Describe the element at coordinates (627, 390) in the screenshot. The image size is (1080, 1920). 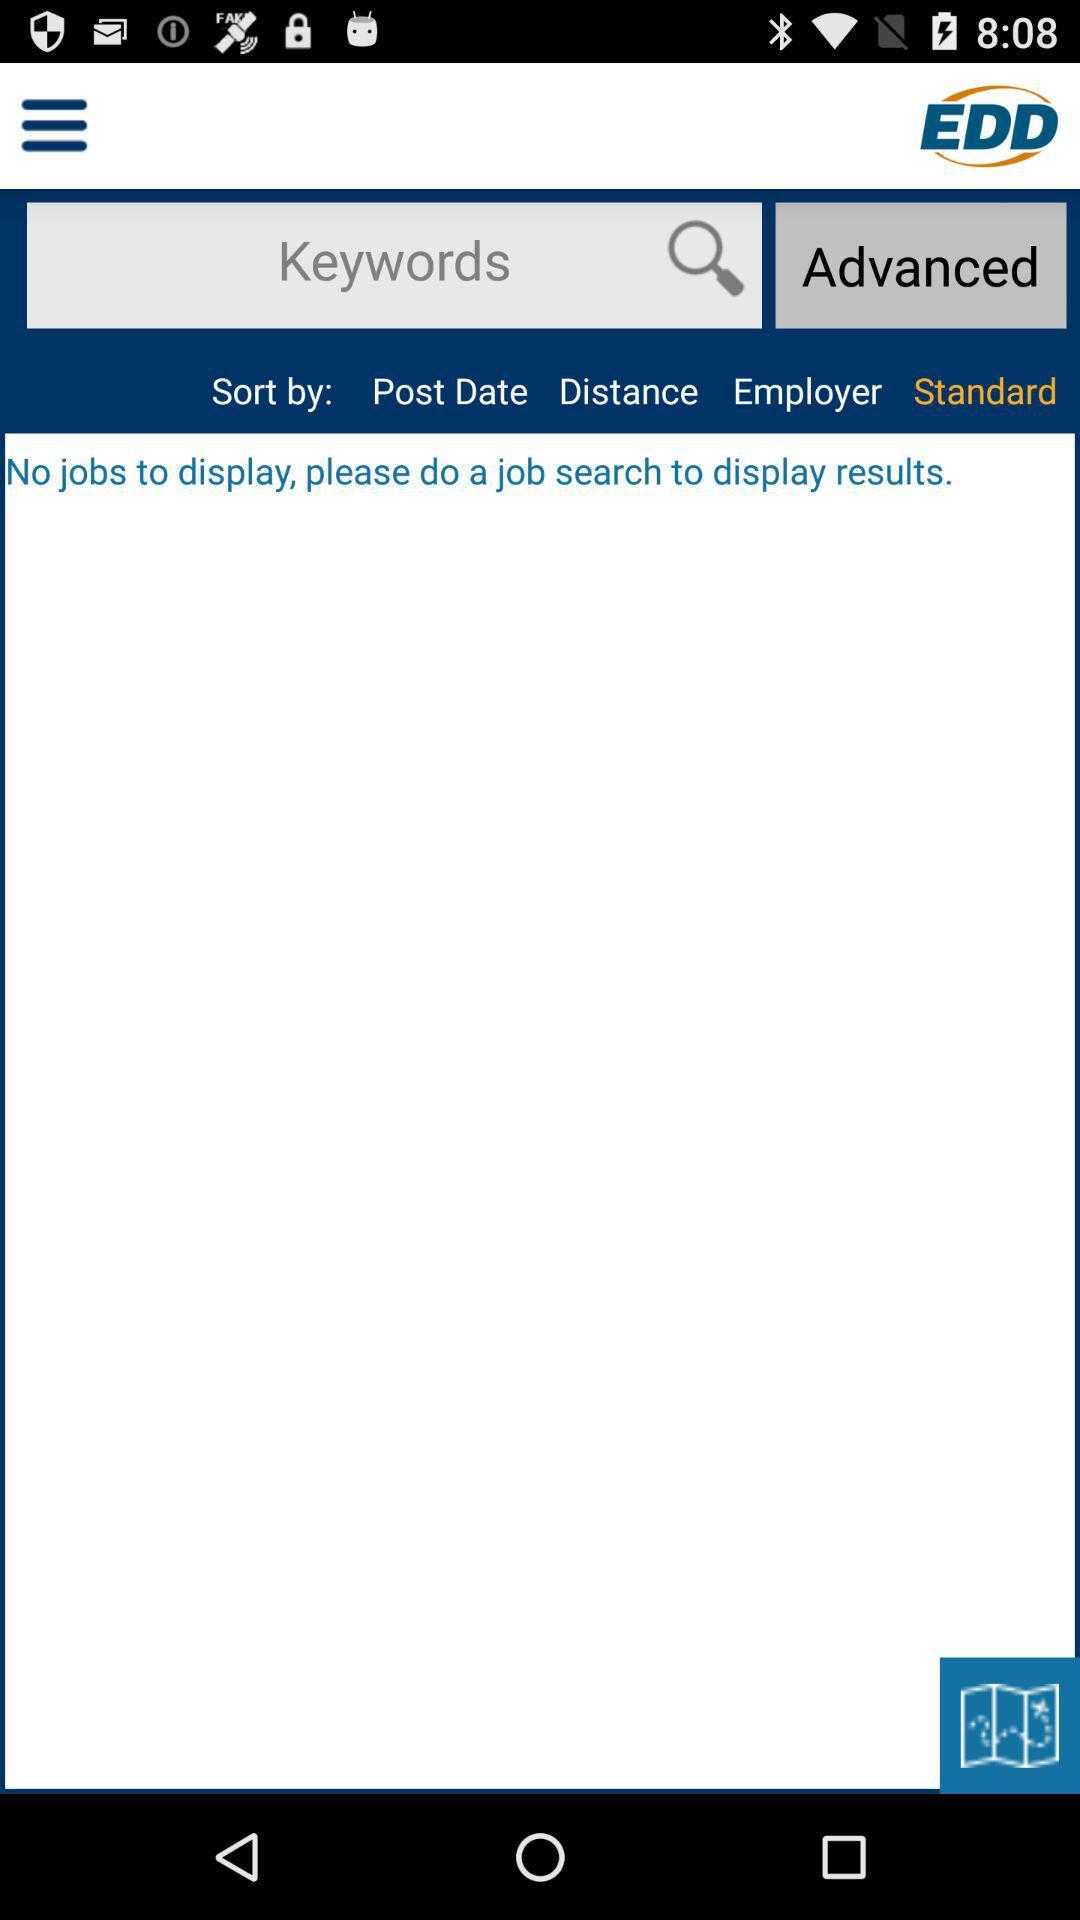
I see `distance item` at that location.